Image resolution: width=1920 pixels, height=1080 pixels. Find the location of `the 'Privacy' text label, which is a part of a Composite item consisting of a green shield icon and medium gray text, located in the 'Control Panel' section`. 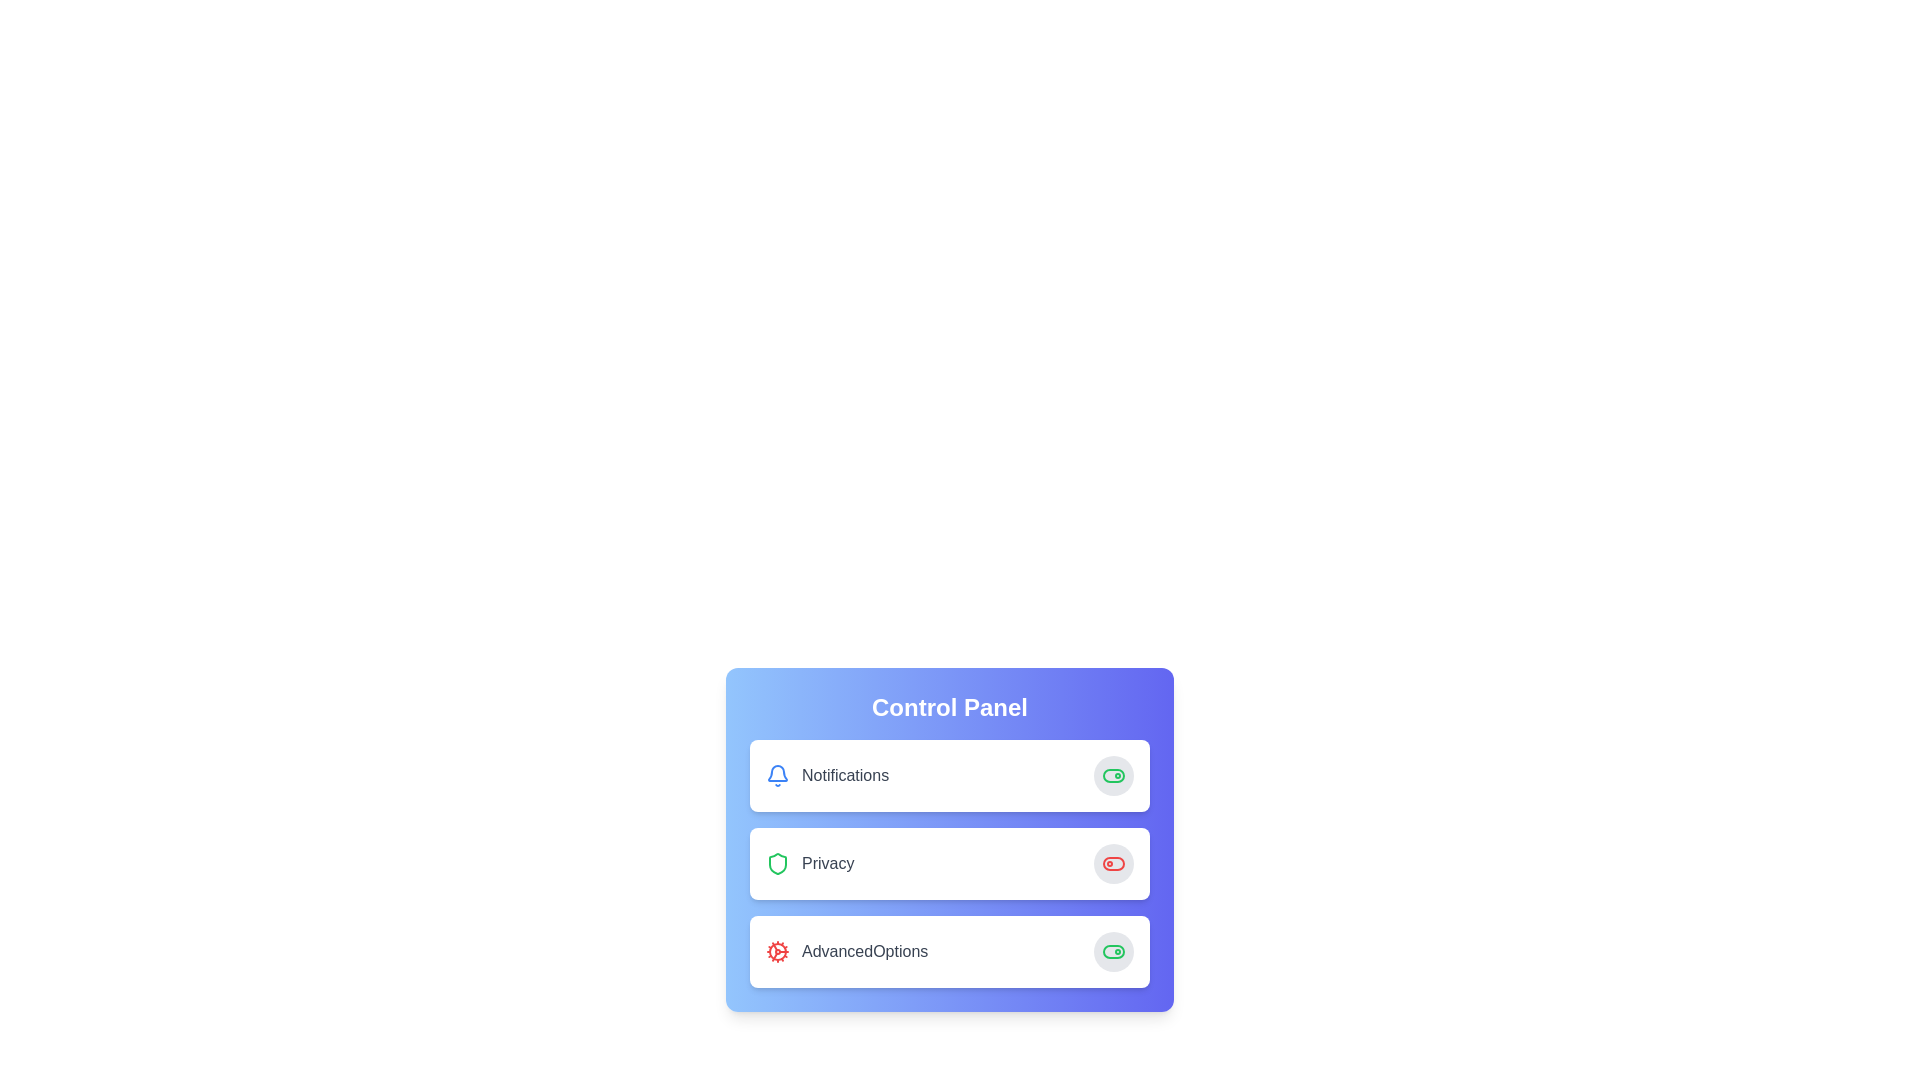

the 'Privacy' text label, which is a part of a Composite item consisting of a green shield icon and medium gray text, located in the 'Control Panel' section is located at coordinates (810, 863).